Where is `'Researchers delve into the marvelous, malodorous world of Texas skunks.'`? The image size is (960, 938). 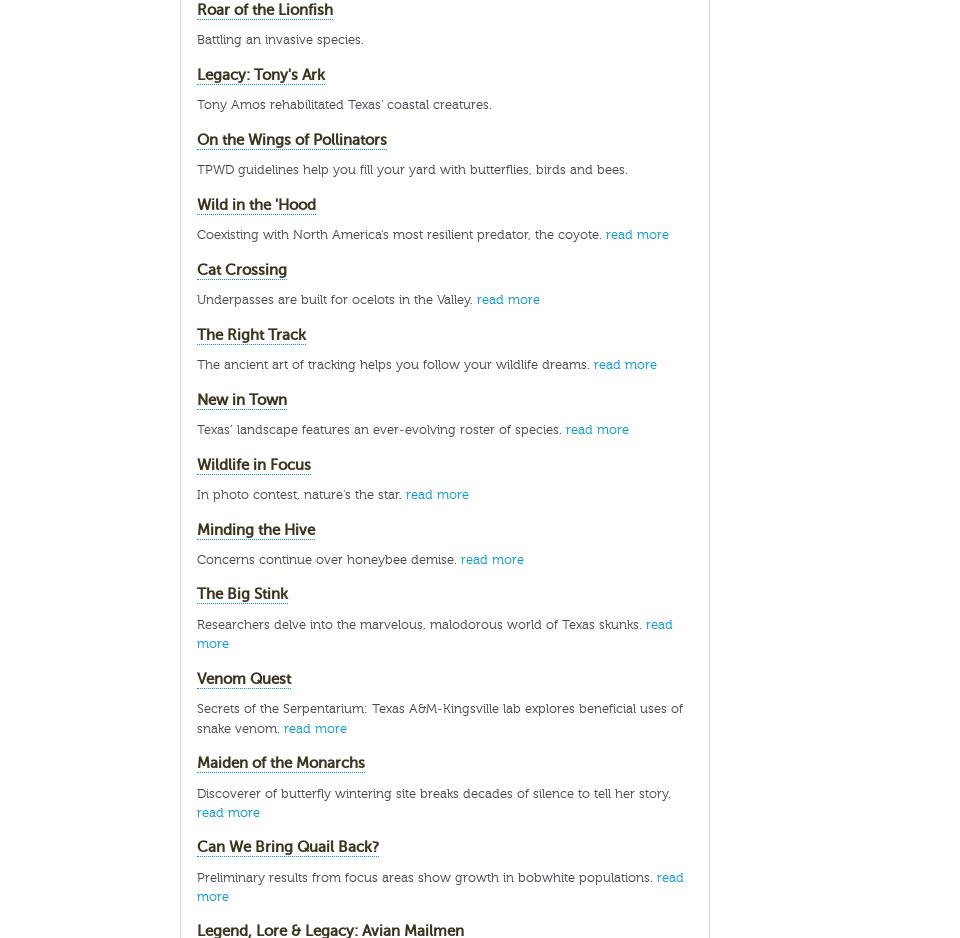 'Researchers delve into the marvelous, malodorous world of Texas skunks.' is located at coordinates (196, 624).